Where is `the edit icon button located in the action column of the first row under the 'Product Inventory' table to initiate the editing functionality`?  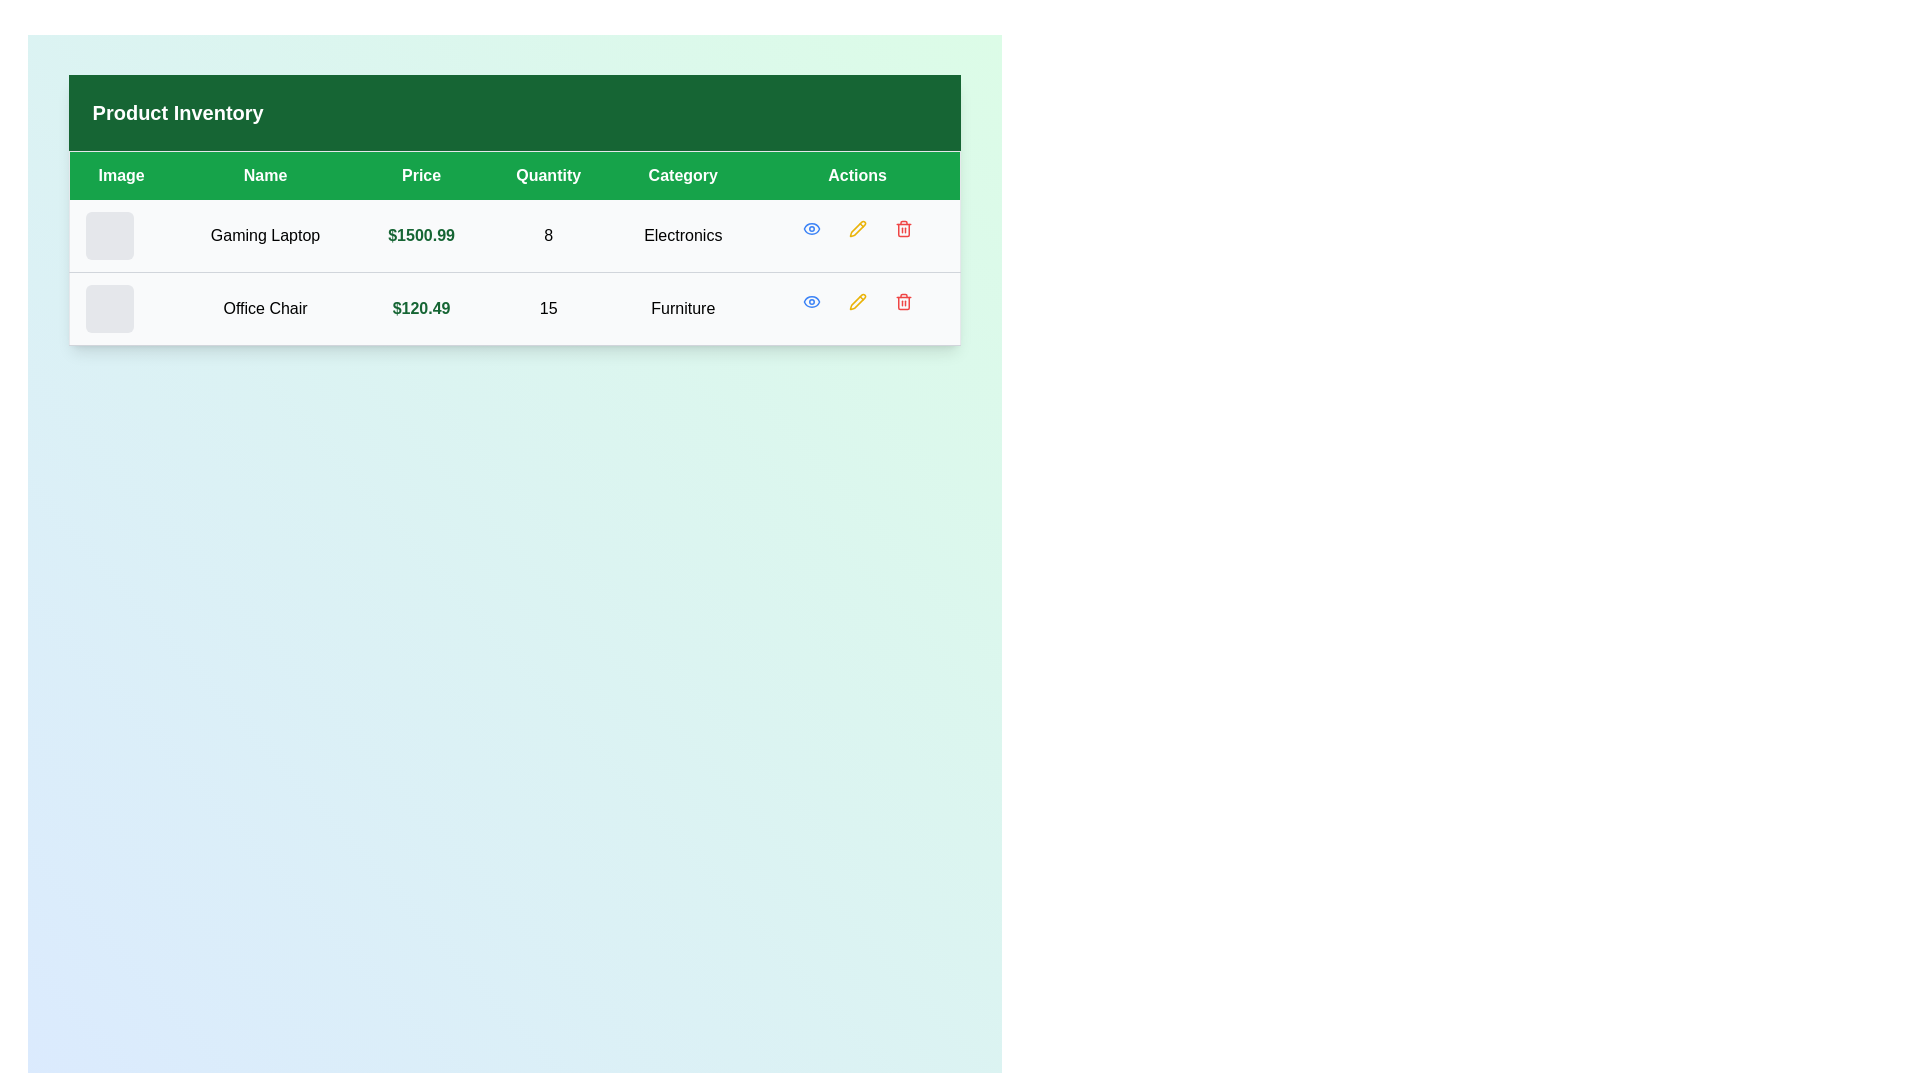
the edit icon button located in the action column of the first row under the 'Product Inventory' table to initiate the editing functionality is located at coordinates (857, 227).